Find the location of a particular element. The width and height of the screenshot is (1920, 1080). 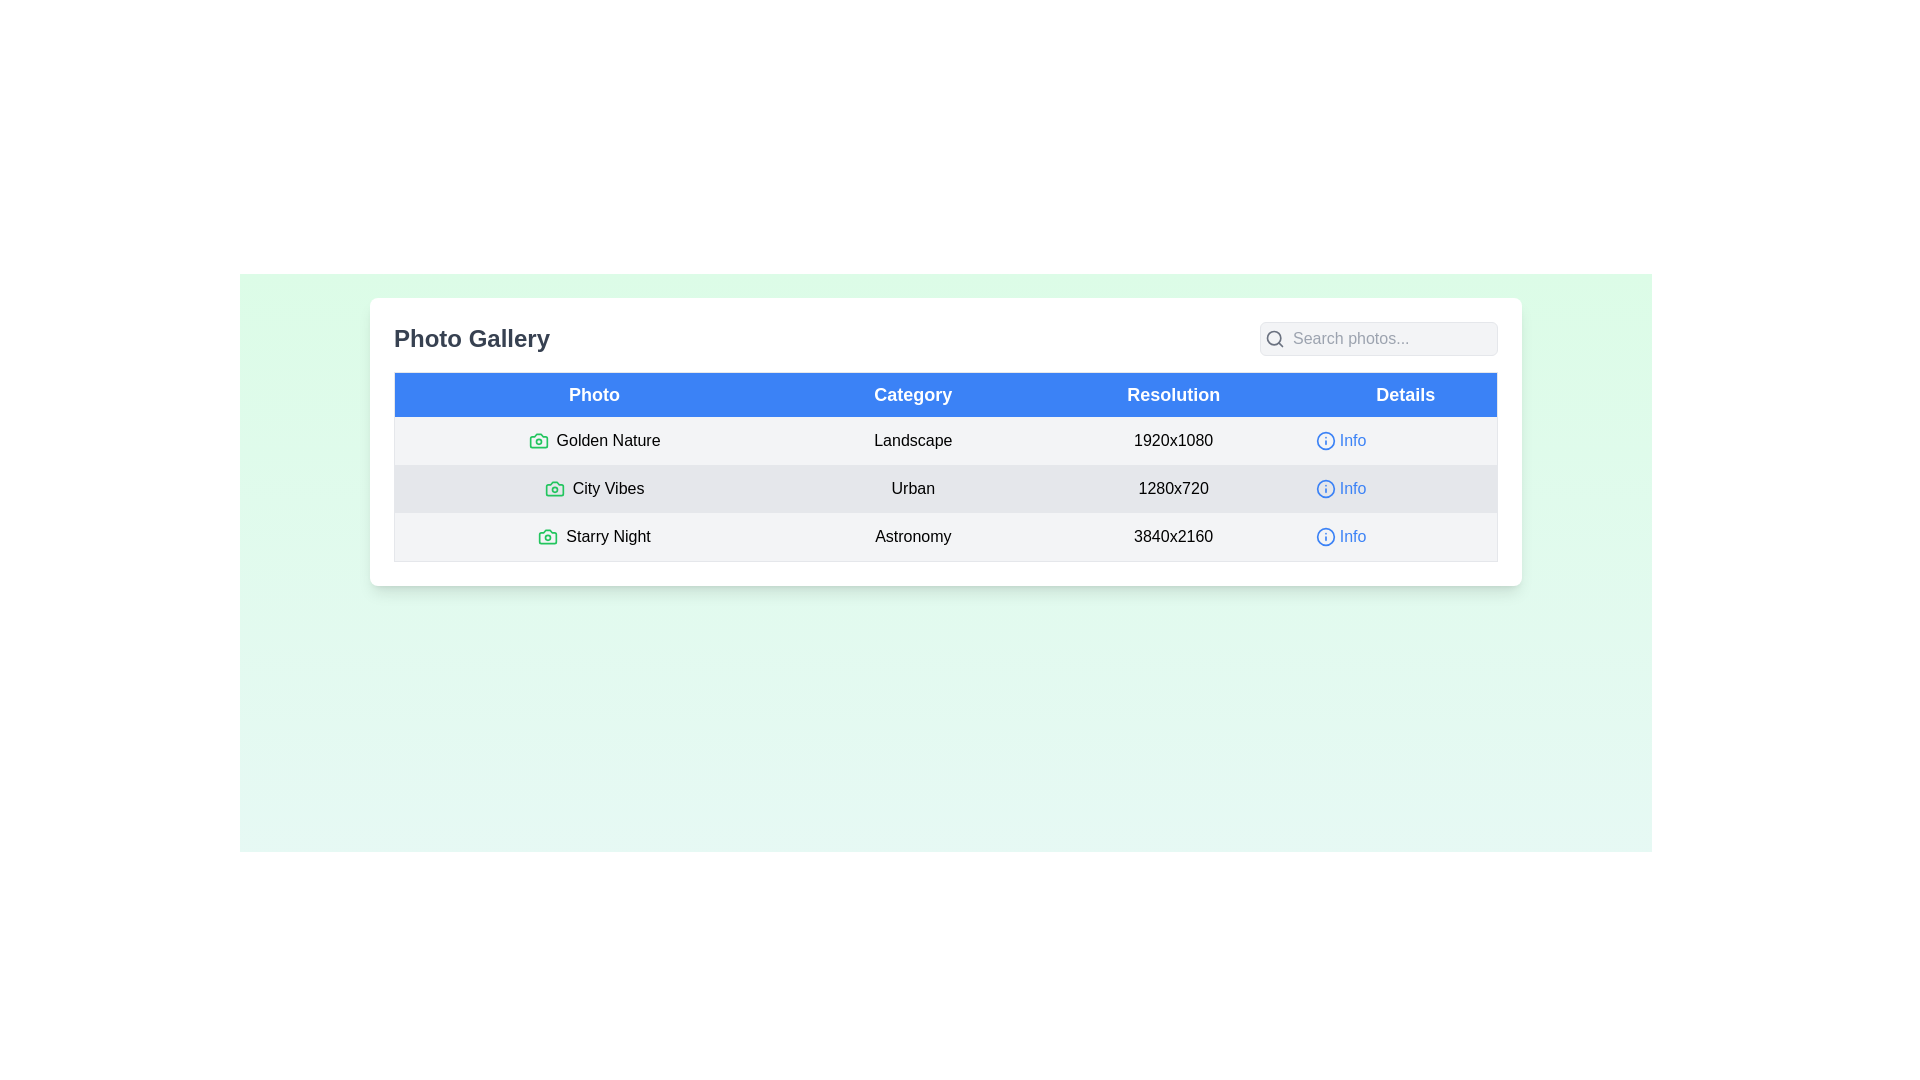

the 'City Vibes' text with a green camera icon located is located at coordinates (593, 489).